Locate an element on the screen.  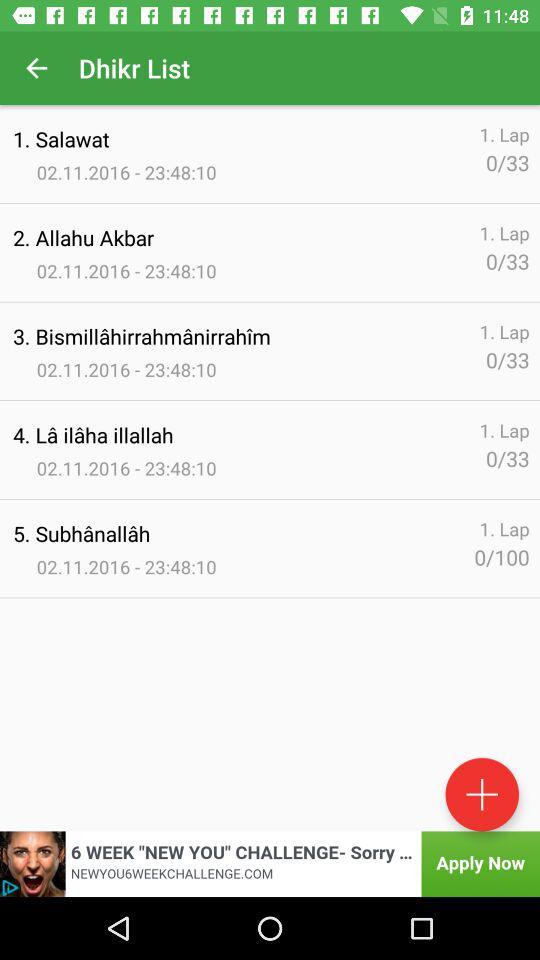
the add icon is located at coordinates (481, 794).